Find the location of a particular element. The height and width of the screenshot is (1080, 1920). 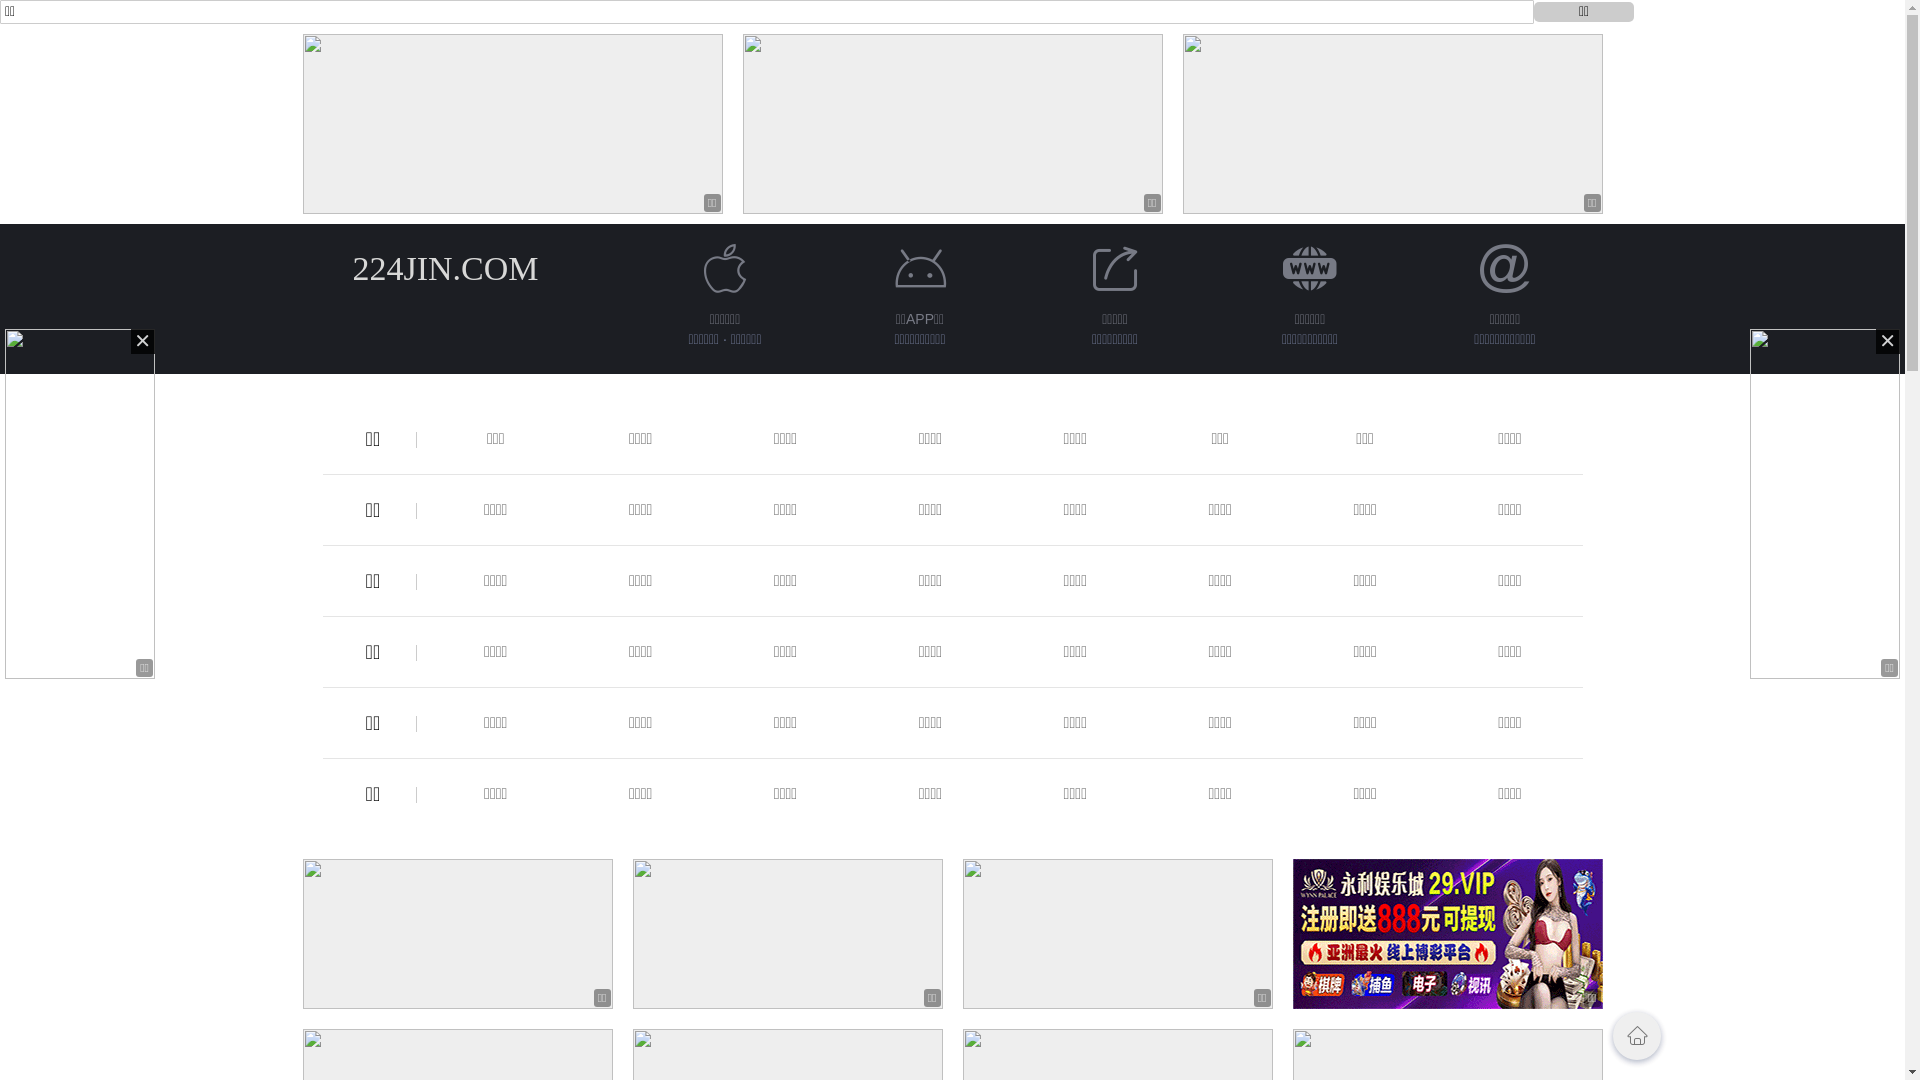

'224JIN.COM' is located at coordinates (351, 267).